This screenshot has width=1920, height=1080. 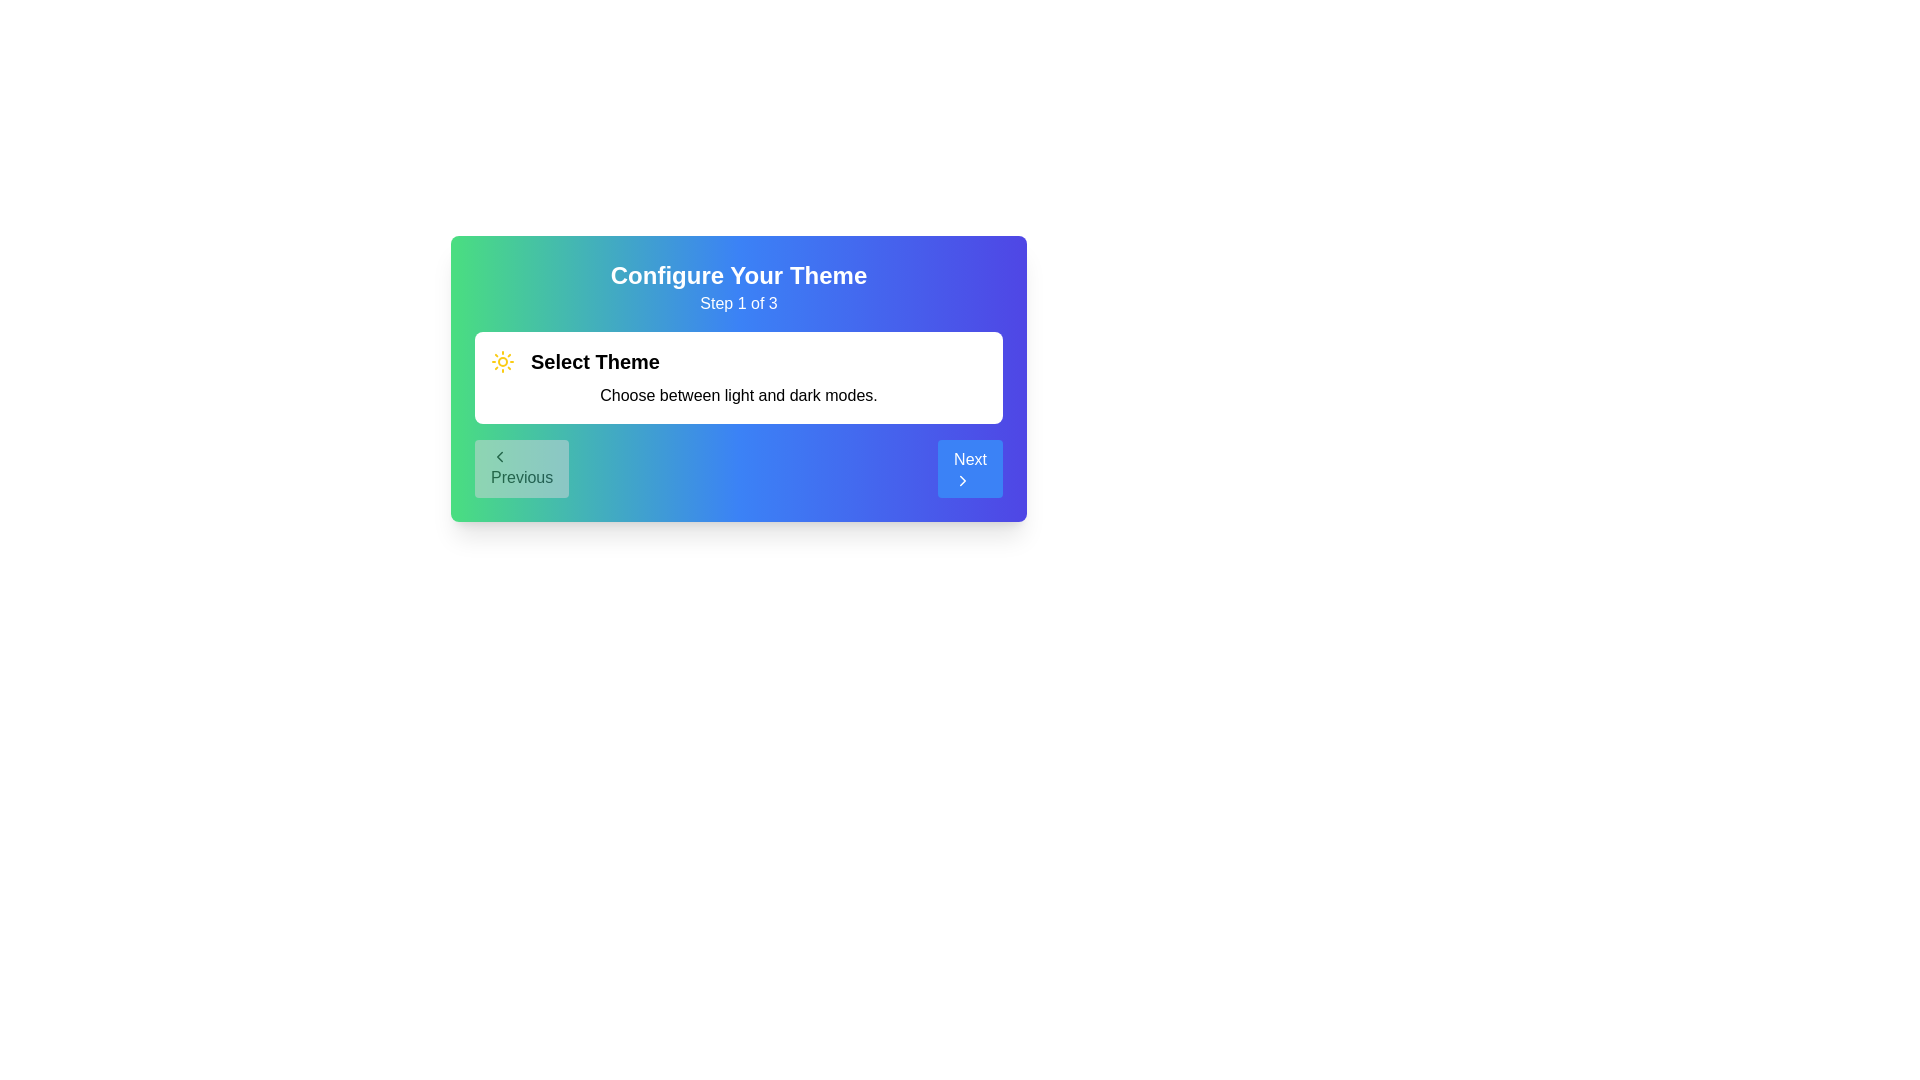 I want to click on the small sun icon with a circular core and radiating lines, rendered in yellow, located to the left of the 'Select Theme' label in the 'Configure Your Theme' dialogue box, so click(x=503, y=362).